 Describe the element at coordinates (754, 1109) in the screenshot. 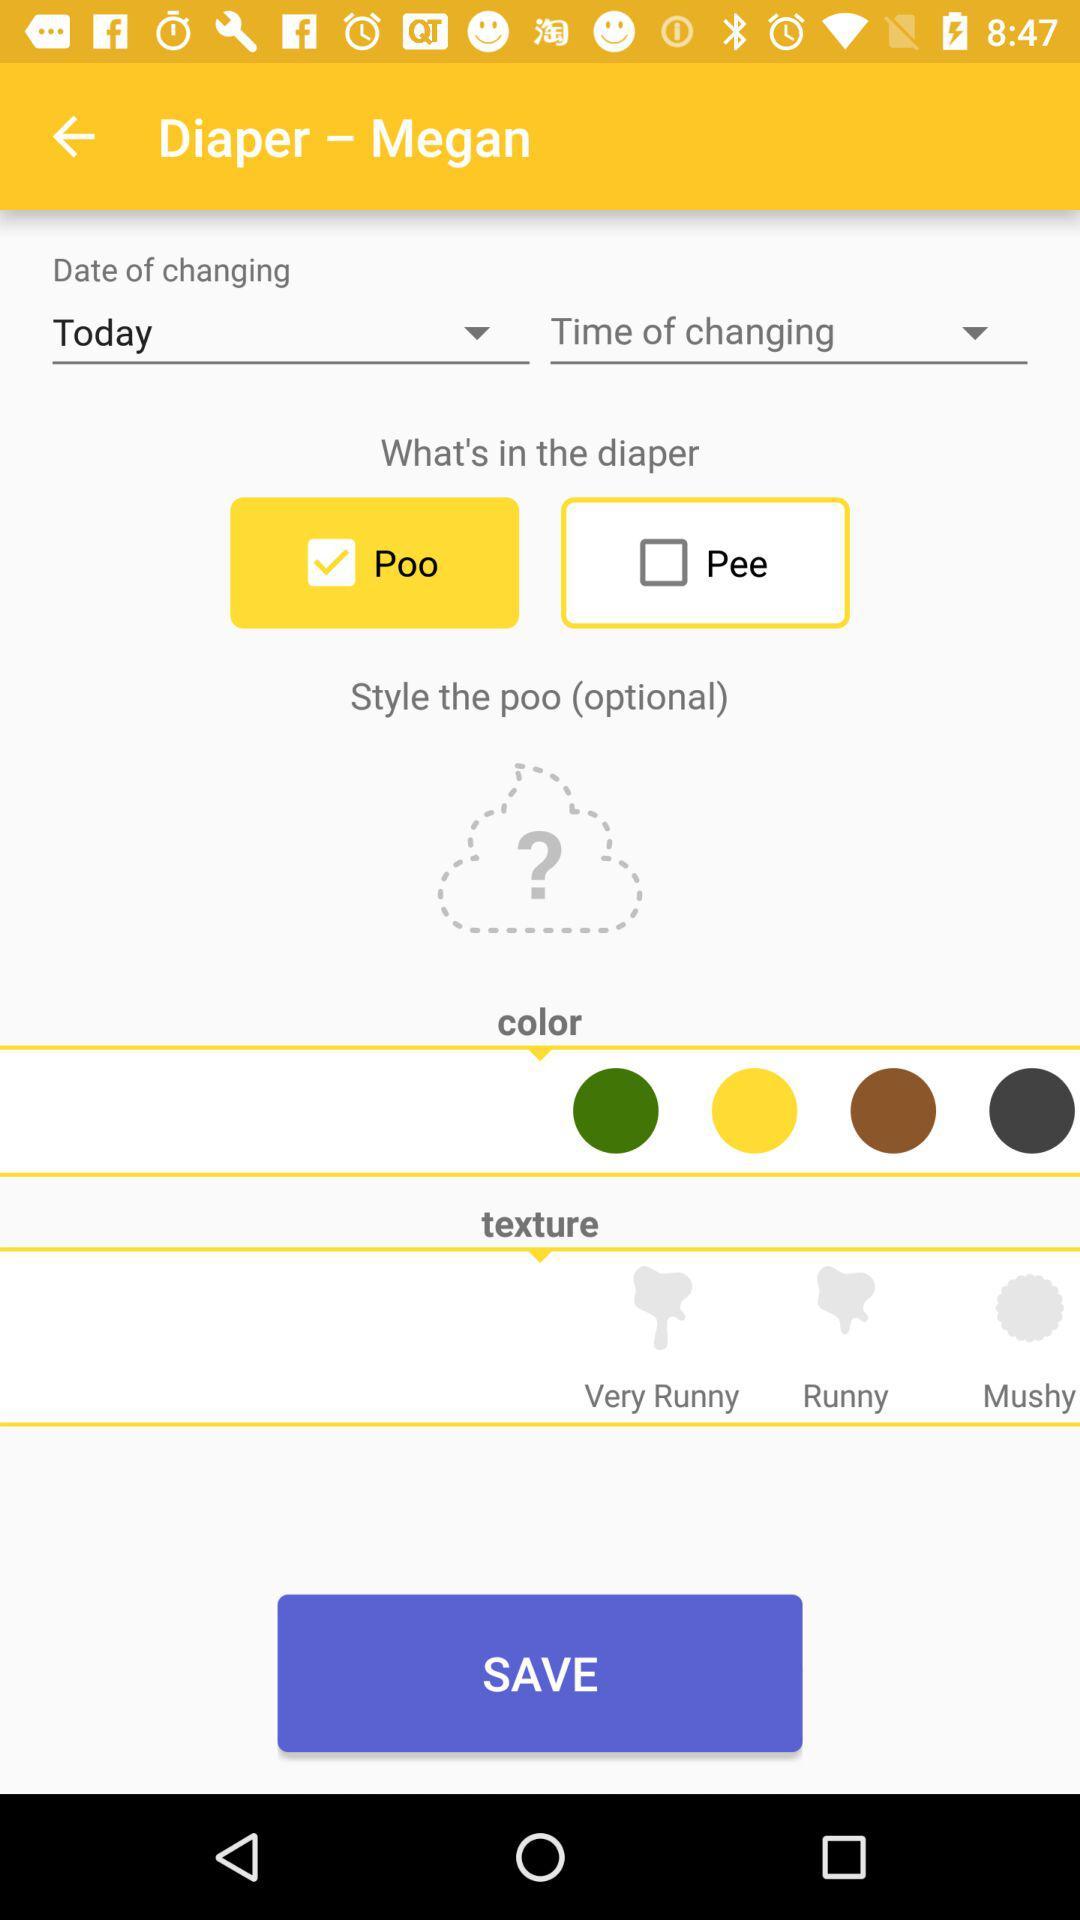

I see `the avatar icon` at that location.